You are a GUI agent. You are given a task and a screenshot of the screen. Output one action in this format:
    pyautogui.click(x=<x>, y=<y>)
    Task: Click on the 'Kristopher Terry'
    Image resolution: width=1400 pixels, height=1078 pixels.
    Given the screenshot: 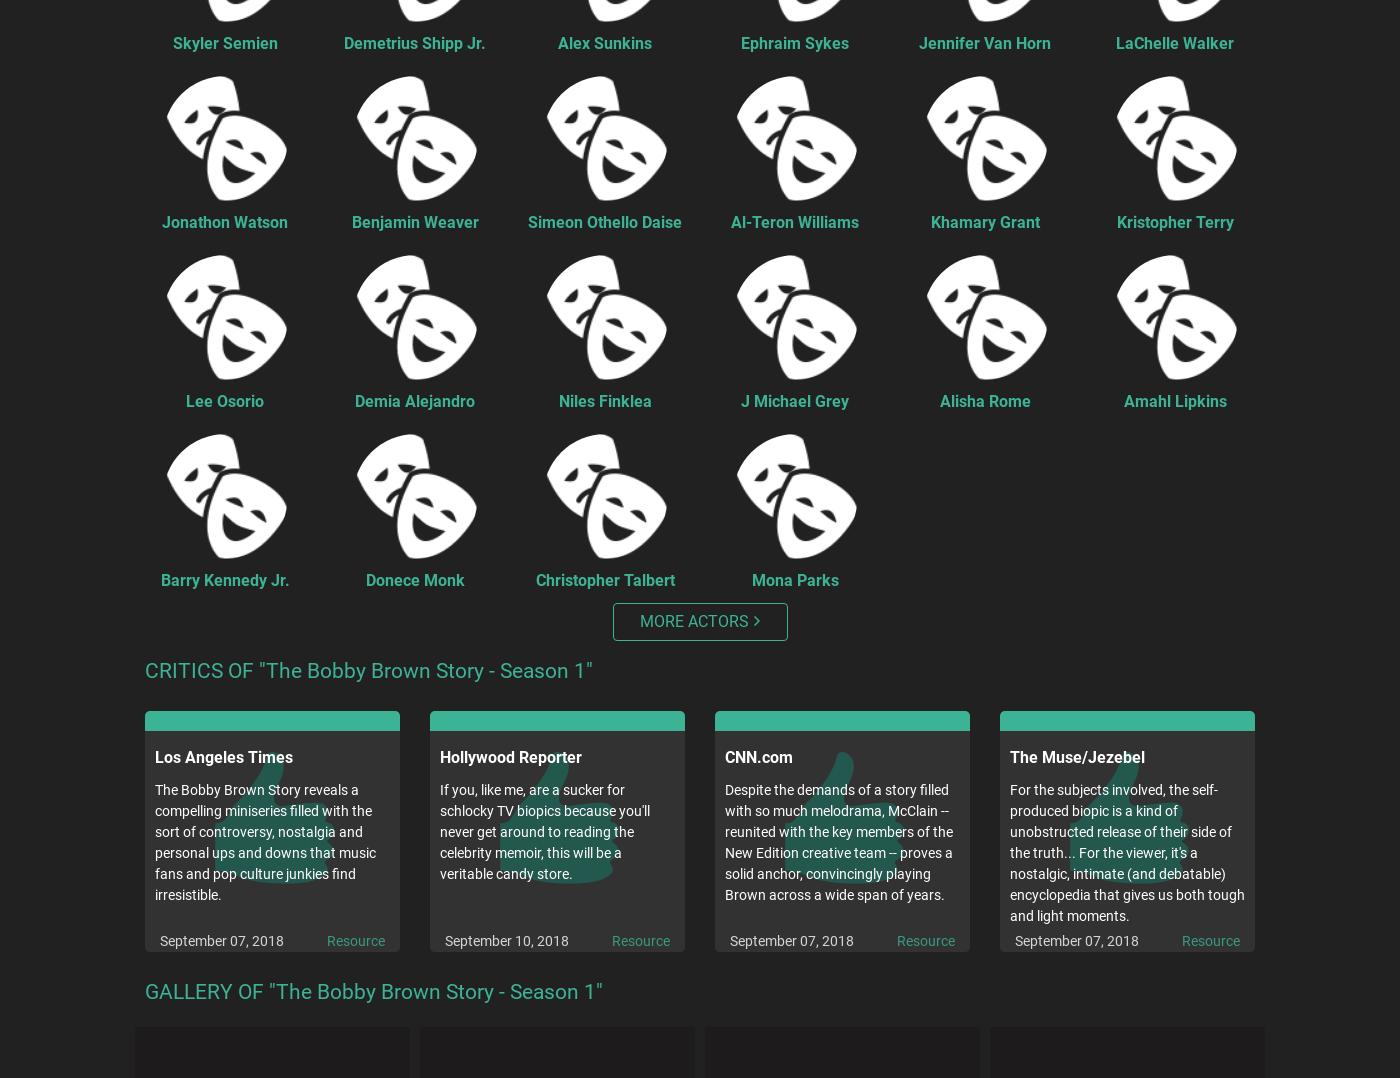 What is the action you would take?
    pyautogui.click(x=1174, y=221)
    